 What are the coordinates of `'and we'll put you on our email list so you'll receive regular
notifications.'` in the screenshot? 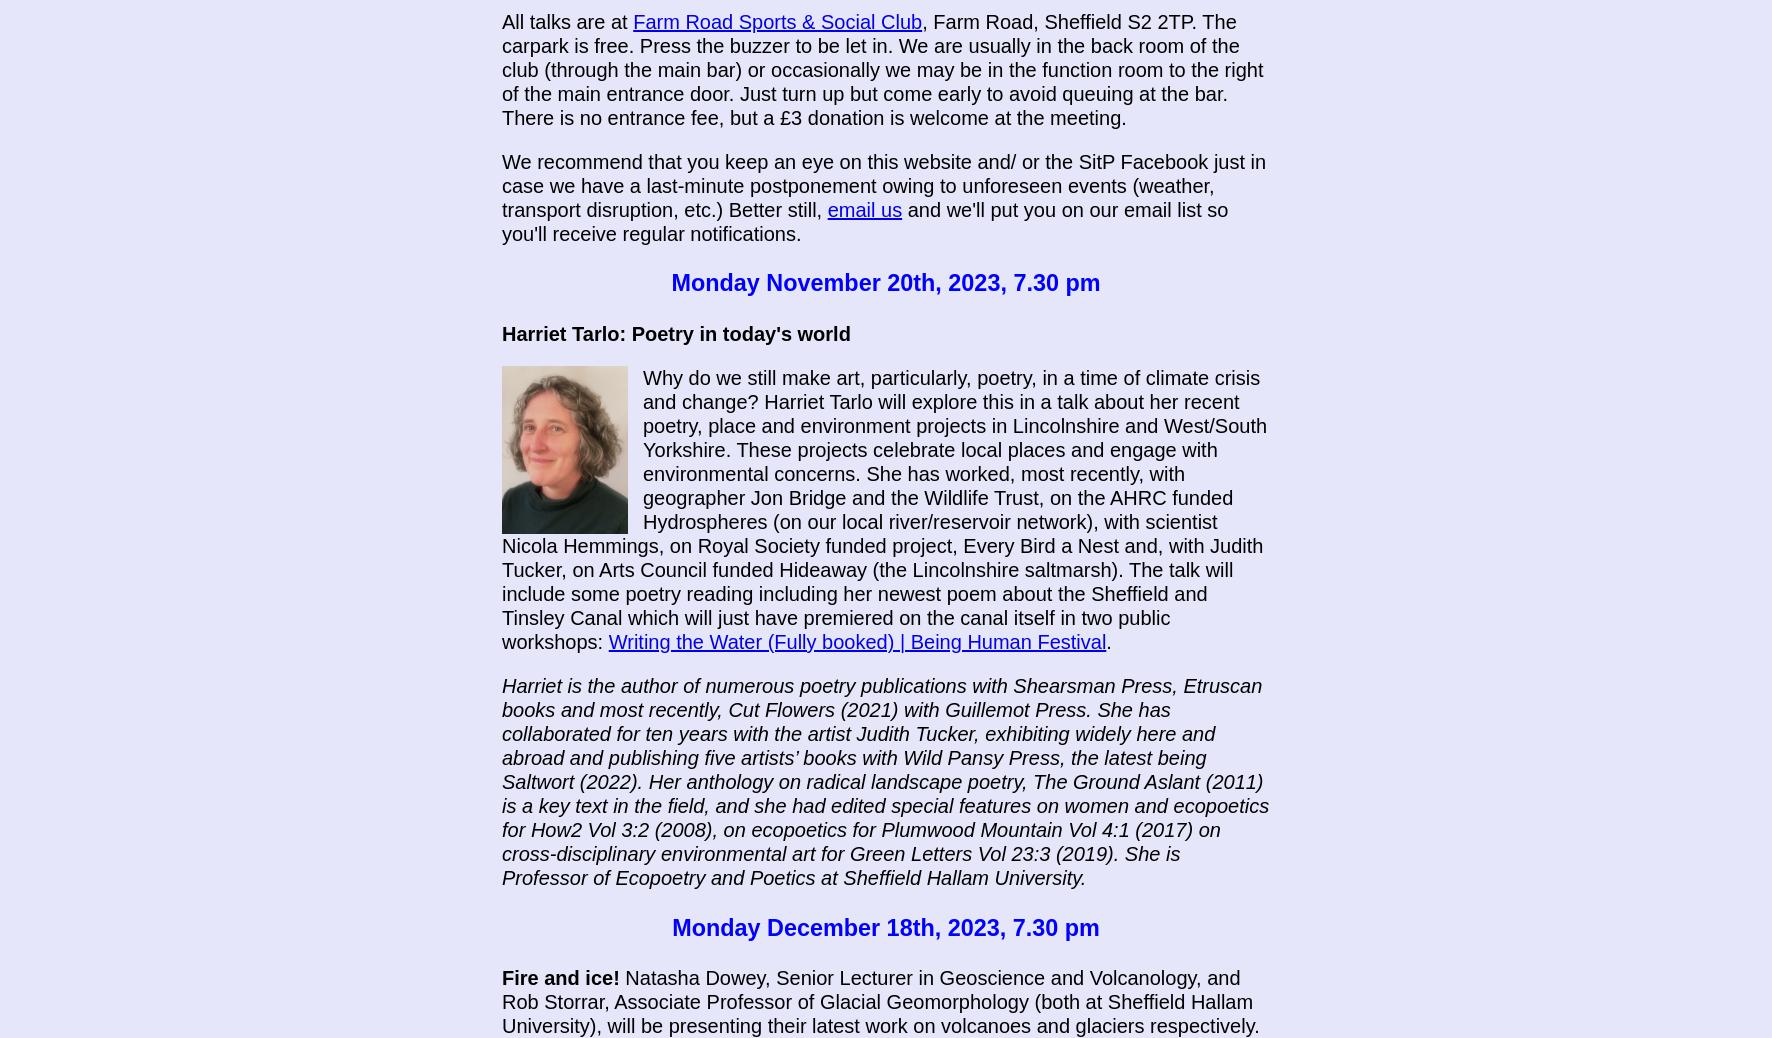 It's located at (864, 221).